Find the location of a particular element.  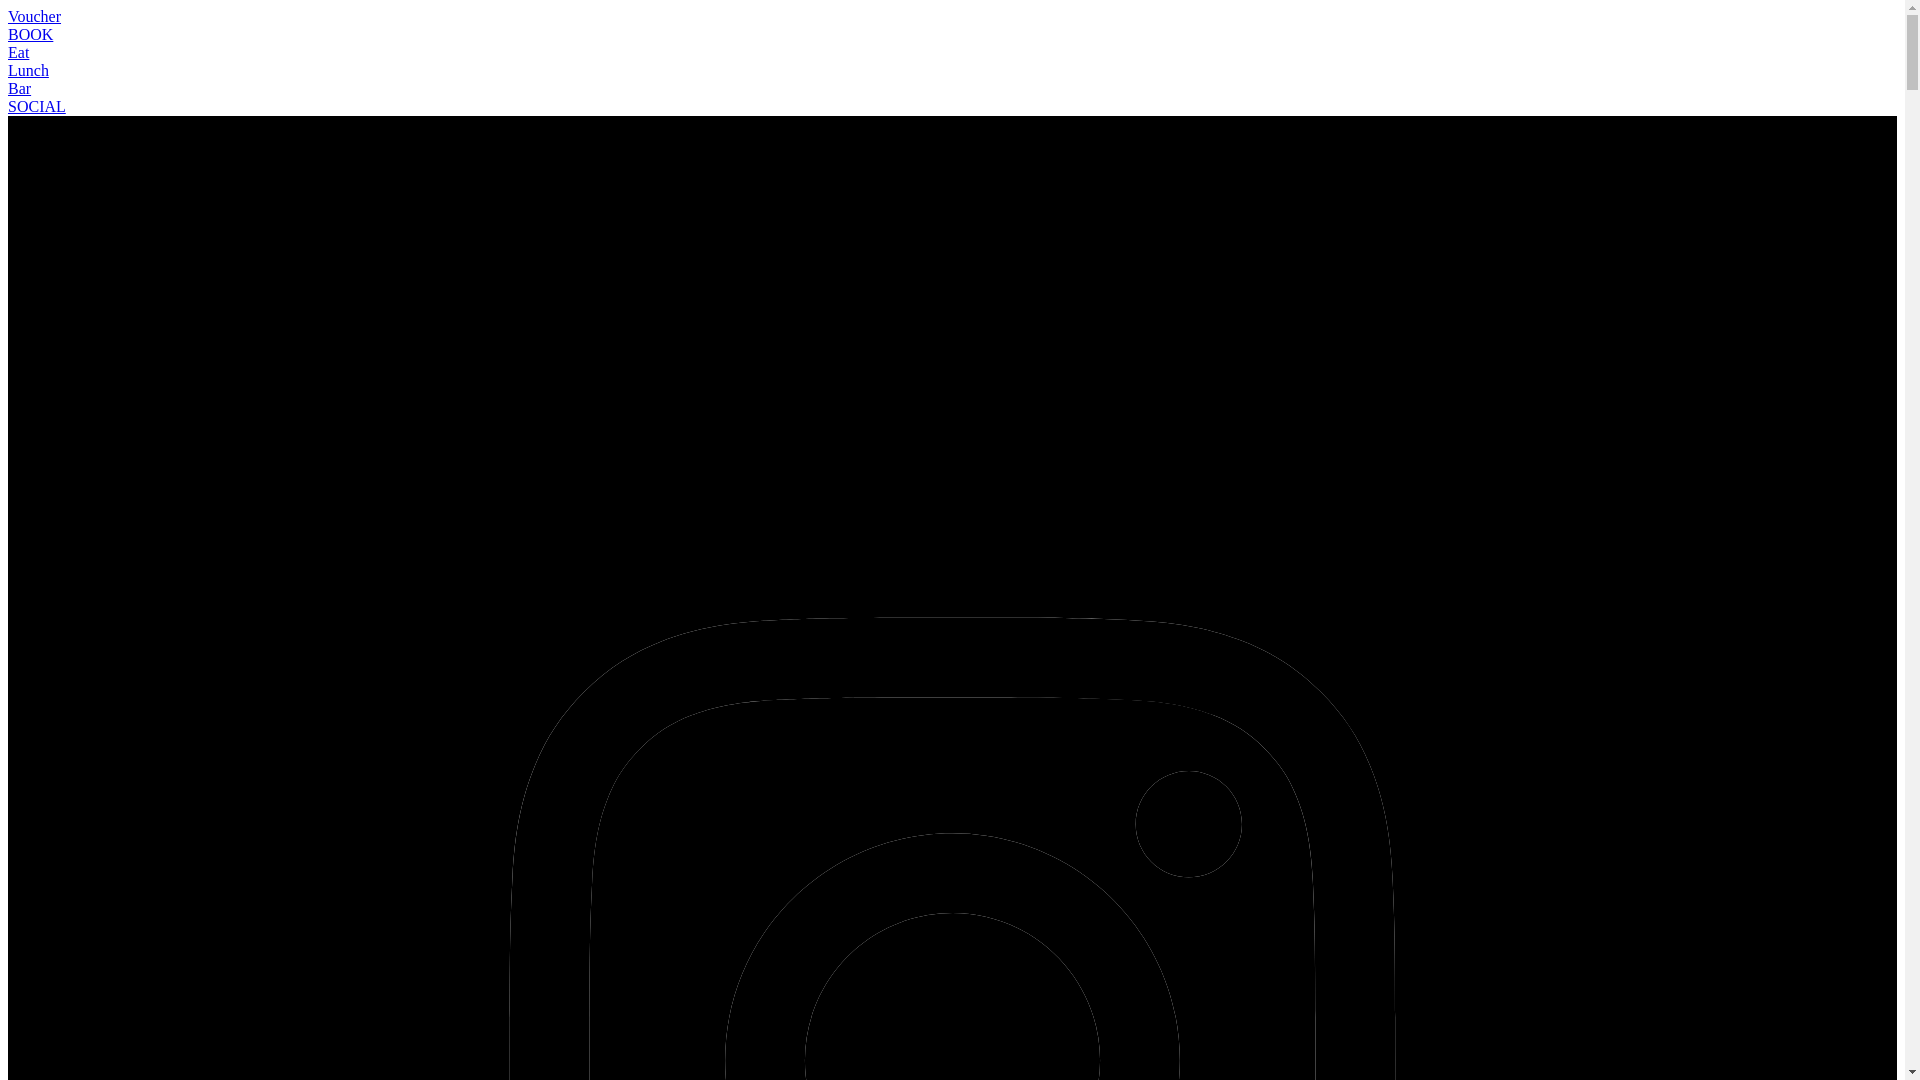

'BOOK' is located at coordinates (30, 34).